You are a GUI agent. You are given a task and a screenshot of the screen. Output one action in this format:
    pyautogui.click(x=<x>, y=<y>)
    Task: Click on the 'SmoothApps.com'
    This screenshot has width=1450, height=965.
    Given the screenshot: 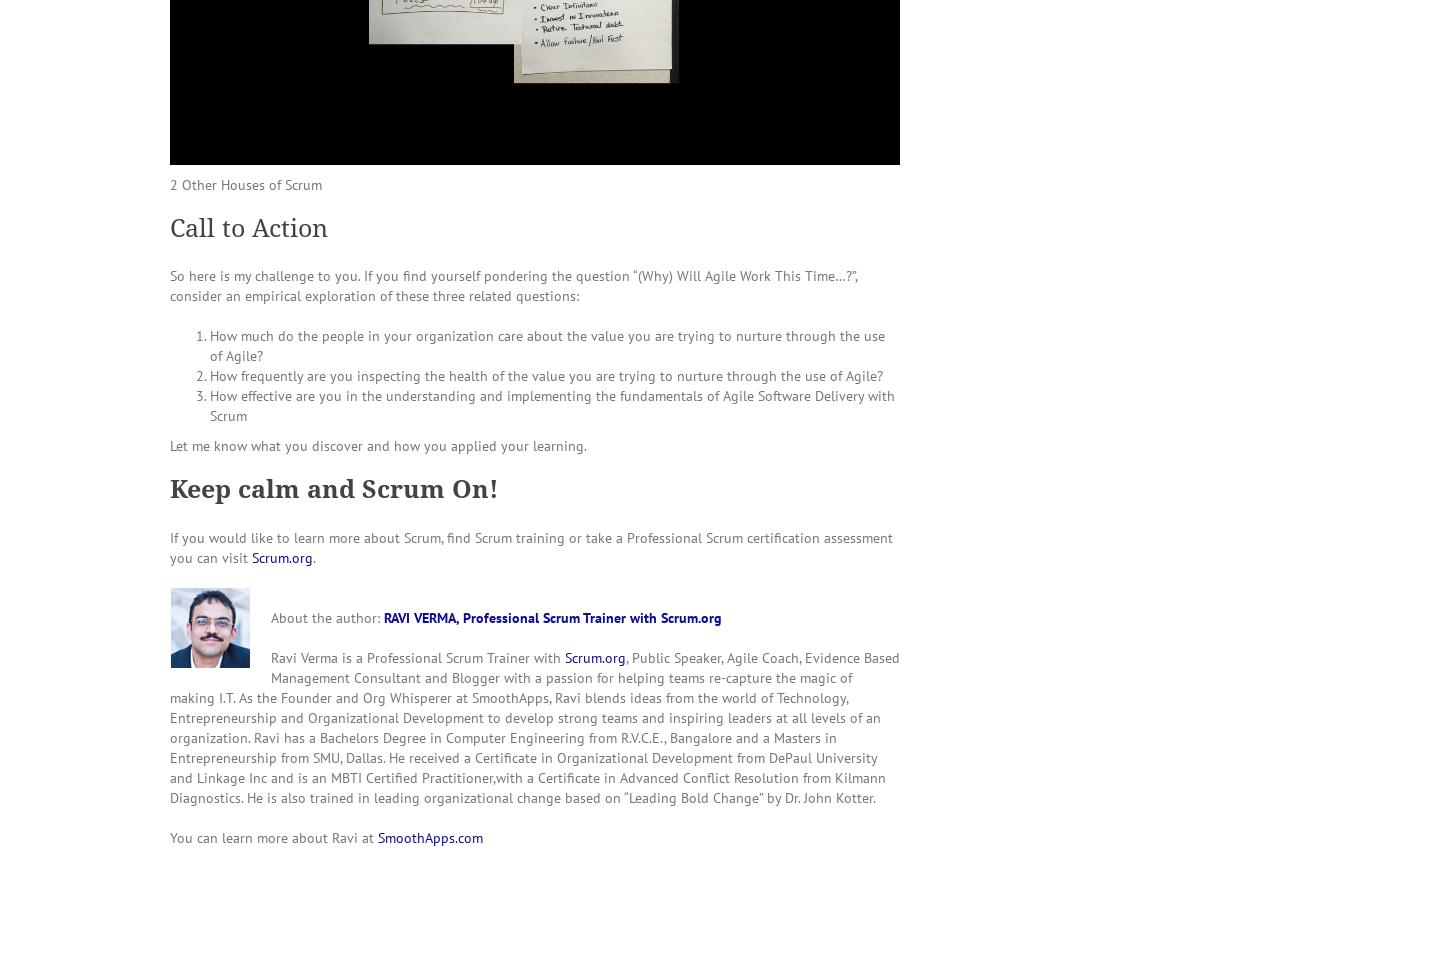 What is the action you would take?
    pyautogui.click(x=377, y=836)
    